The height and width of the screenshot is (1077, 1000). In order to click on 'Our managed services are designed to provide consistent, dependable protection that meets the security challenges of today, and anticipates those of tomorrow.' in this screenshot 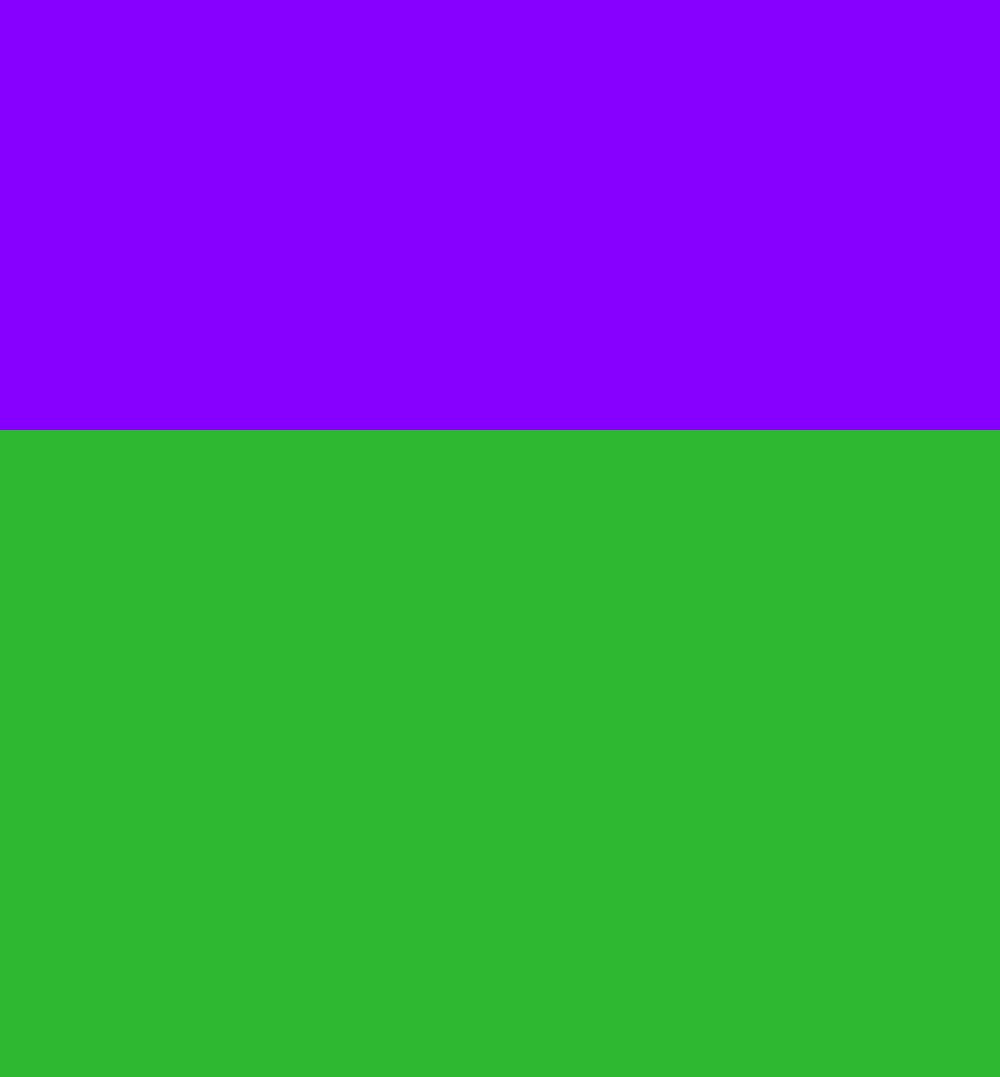, I will do `click(37, 1000)`.